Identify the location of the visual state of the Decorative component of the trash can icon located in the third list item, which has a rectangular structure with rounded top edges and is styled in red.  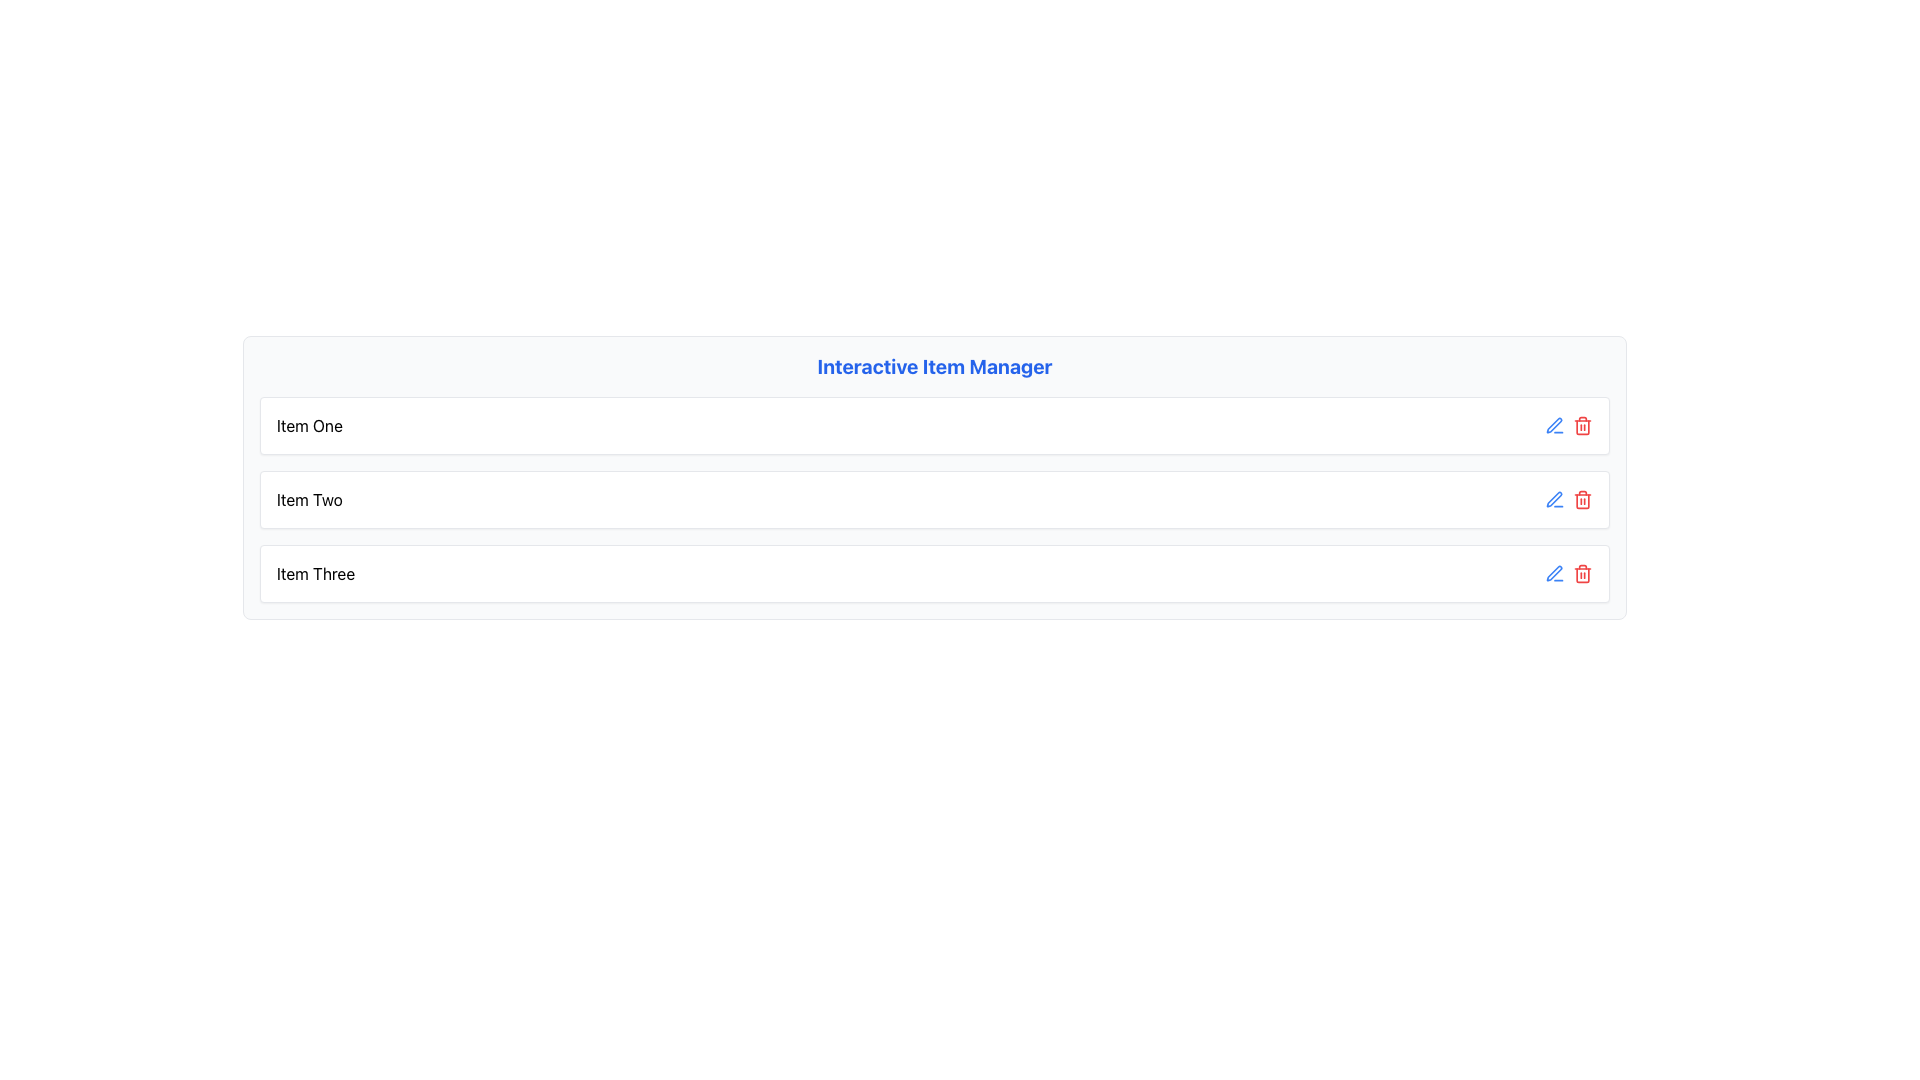
(1582, 574).